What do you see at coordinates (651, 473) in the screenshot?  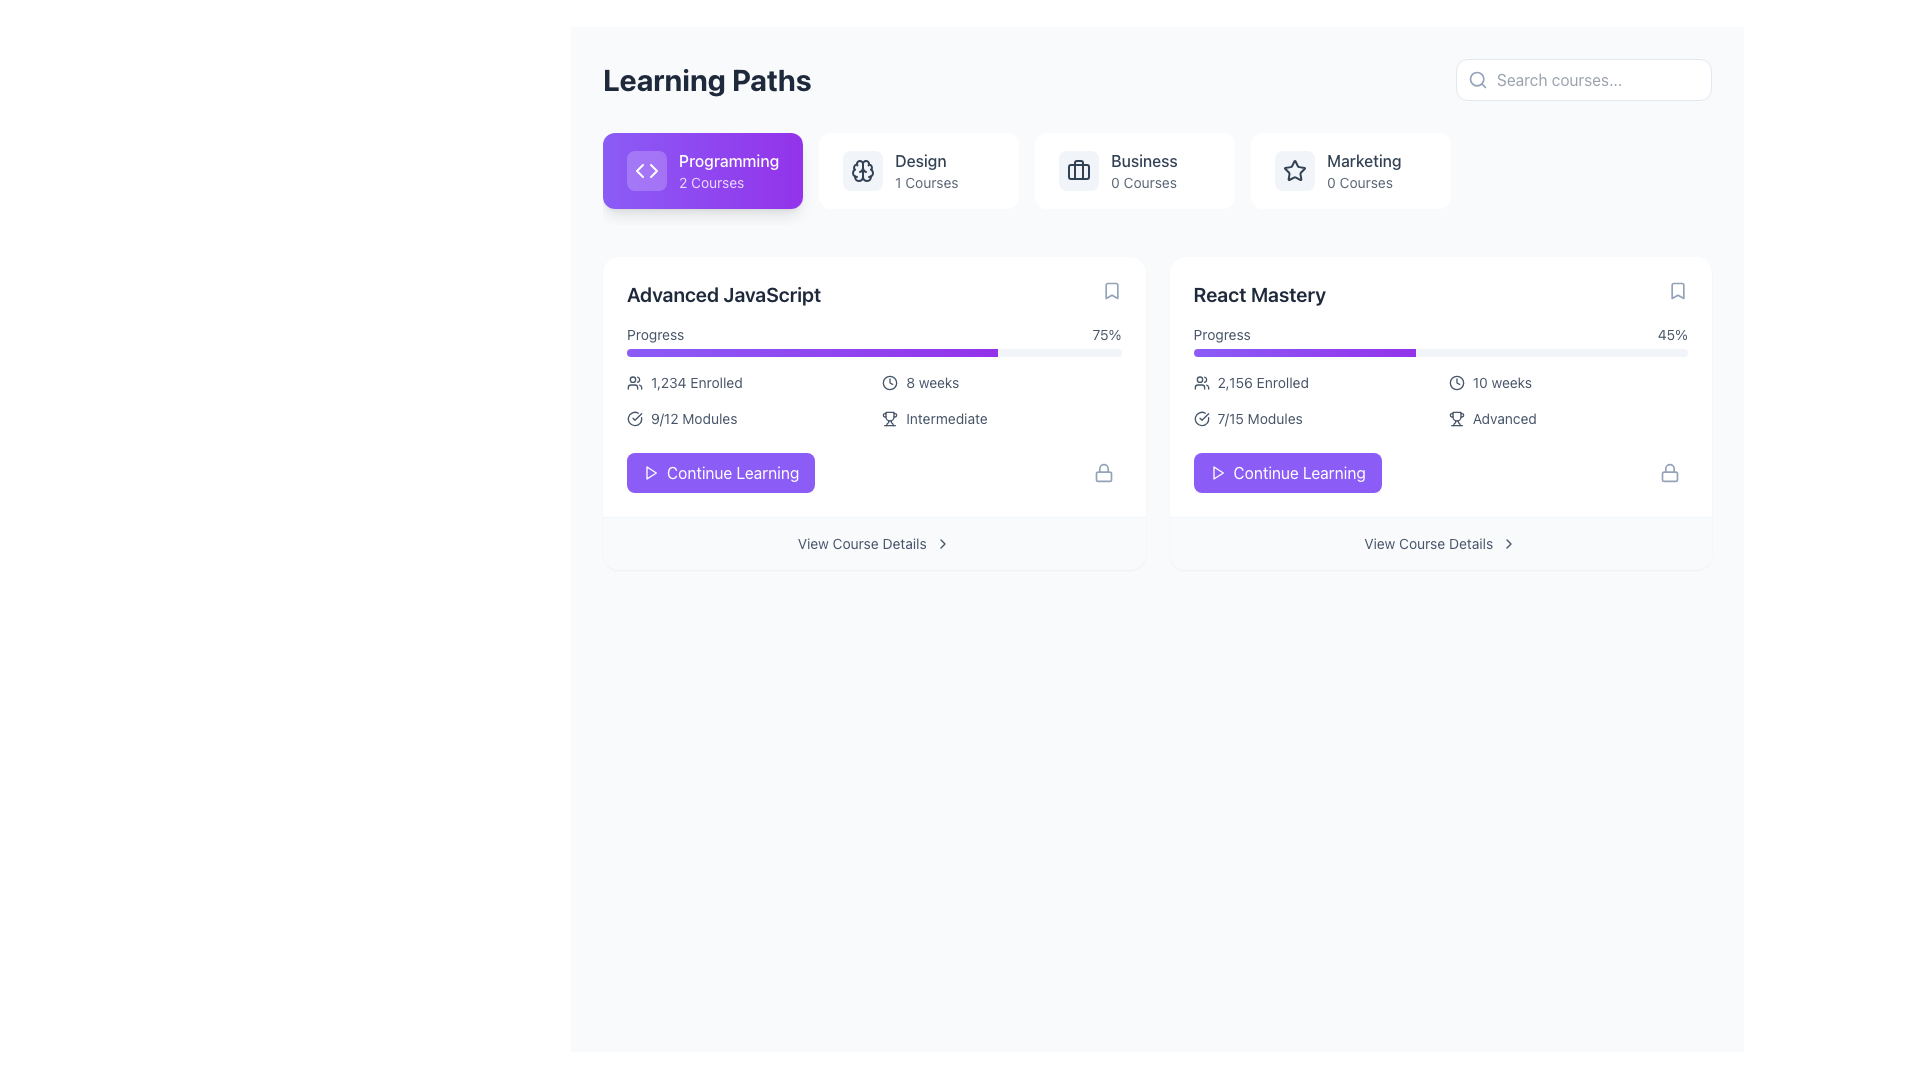 I see `the triangular Play icon (SVG) located in the 'Continue Learning' button of the 'Advanced JavaScript' card` at bounding box center [651, 473].